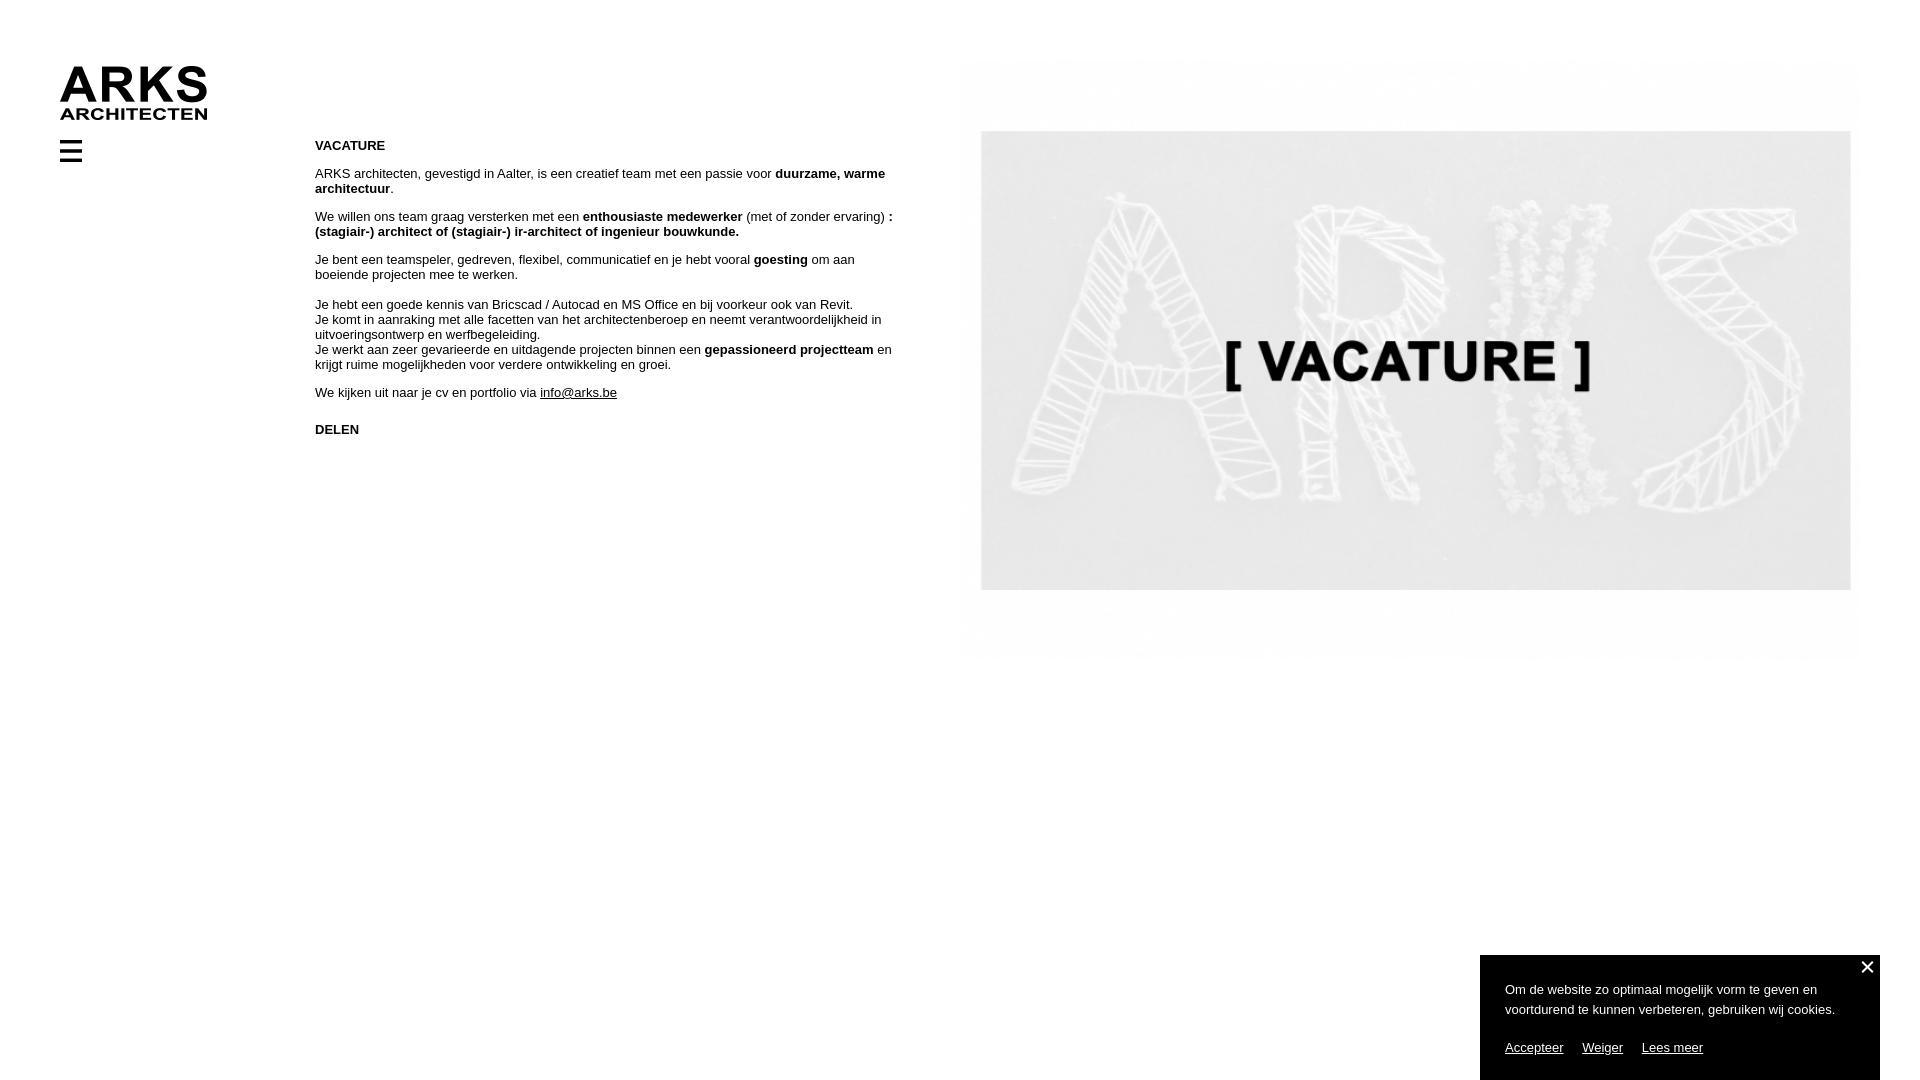 The width and height of the screenshot is (1920, 1080). I want to click on 'Accepteer', so click(1533, 1046).